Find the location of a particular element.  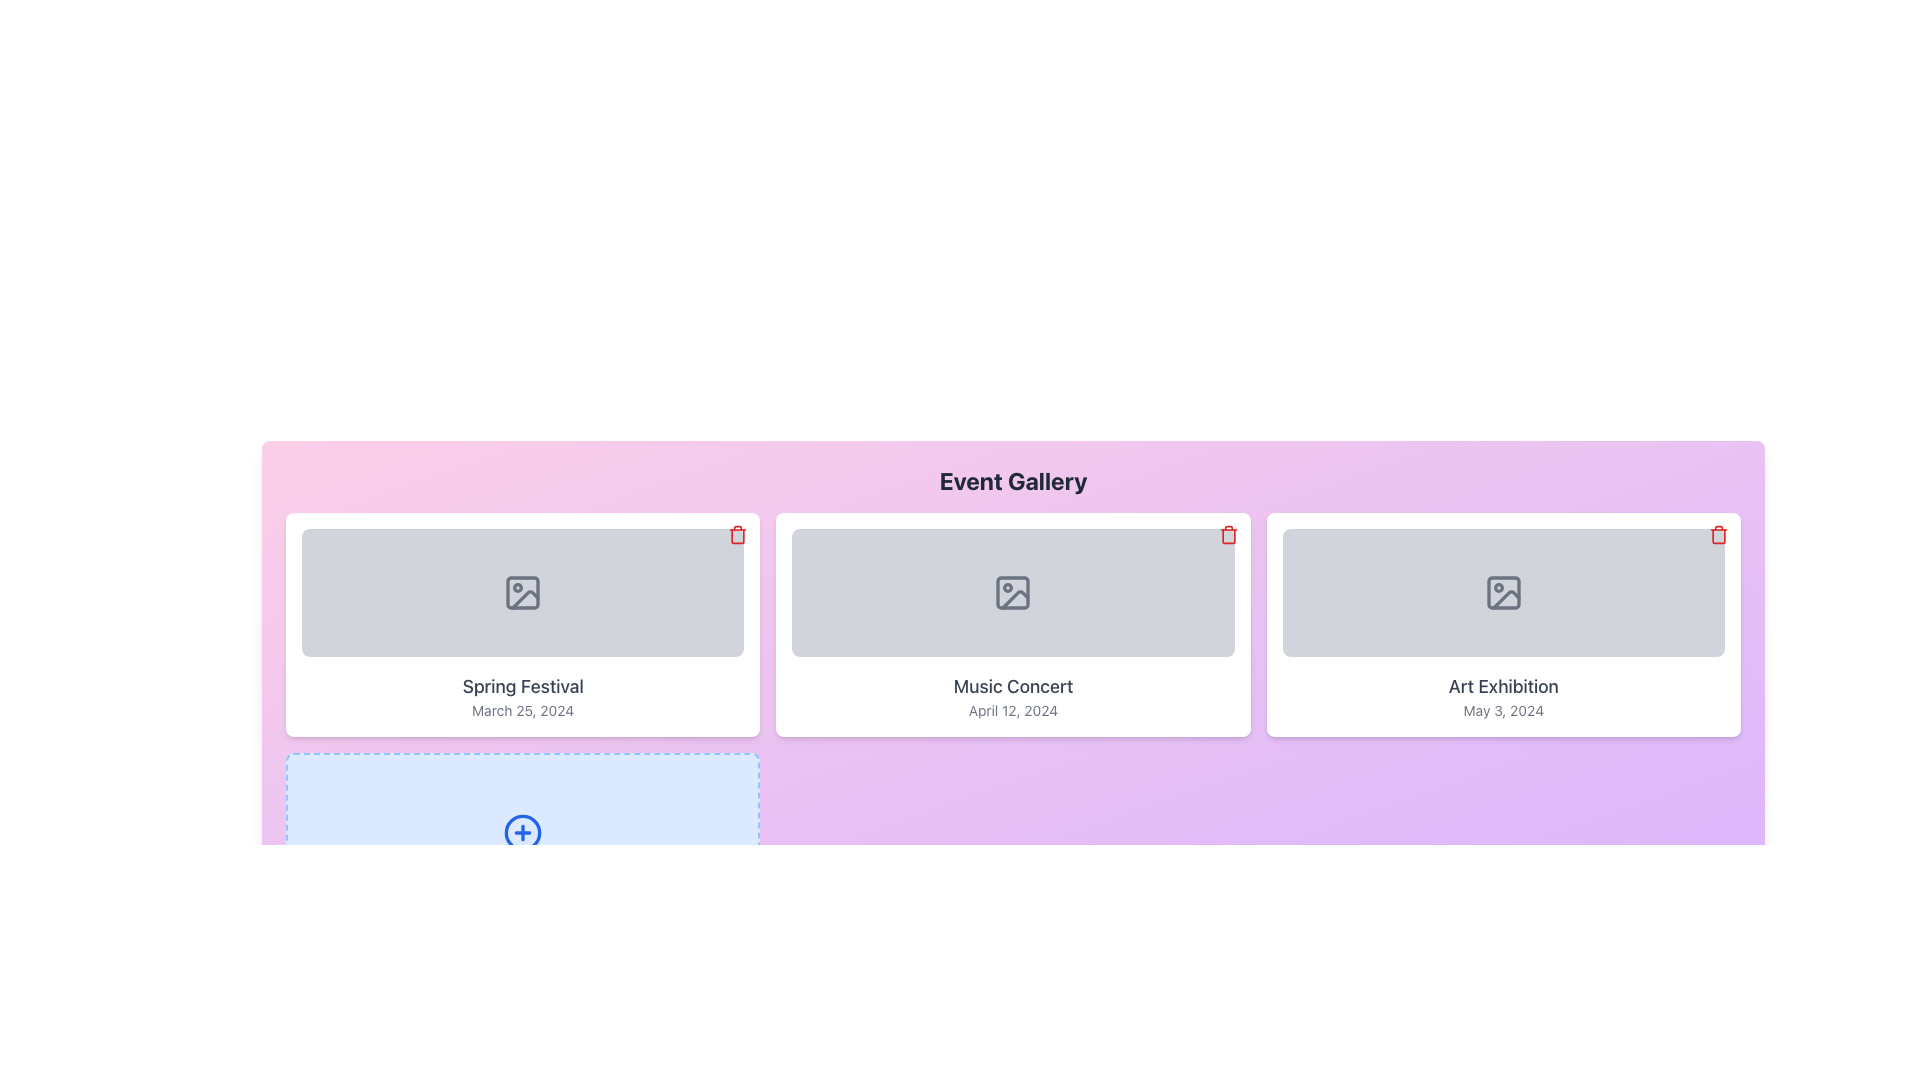

the appearance of the image placeholder icon located at the center of the third card from the left in the top row of the Event Gallery is located at coordinates (1503, 592).